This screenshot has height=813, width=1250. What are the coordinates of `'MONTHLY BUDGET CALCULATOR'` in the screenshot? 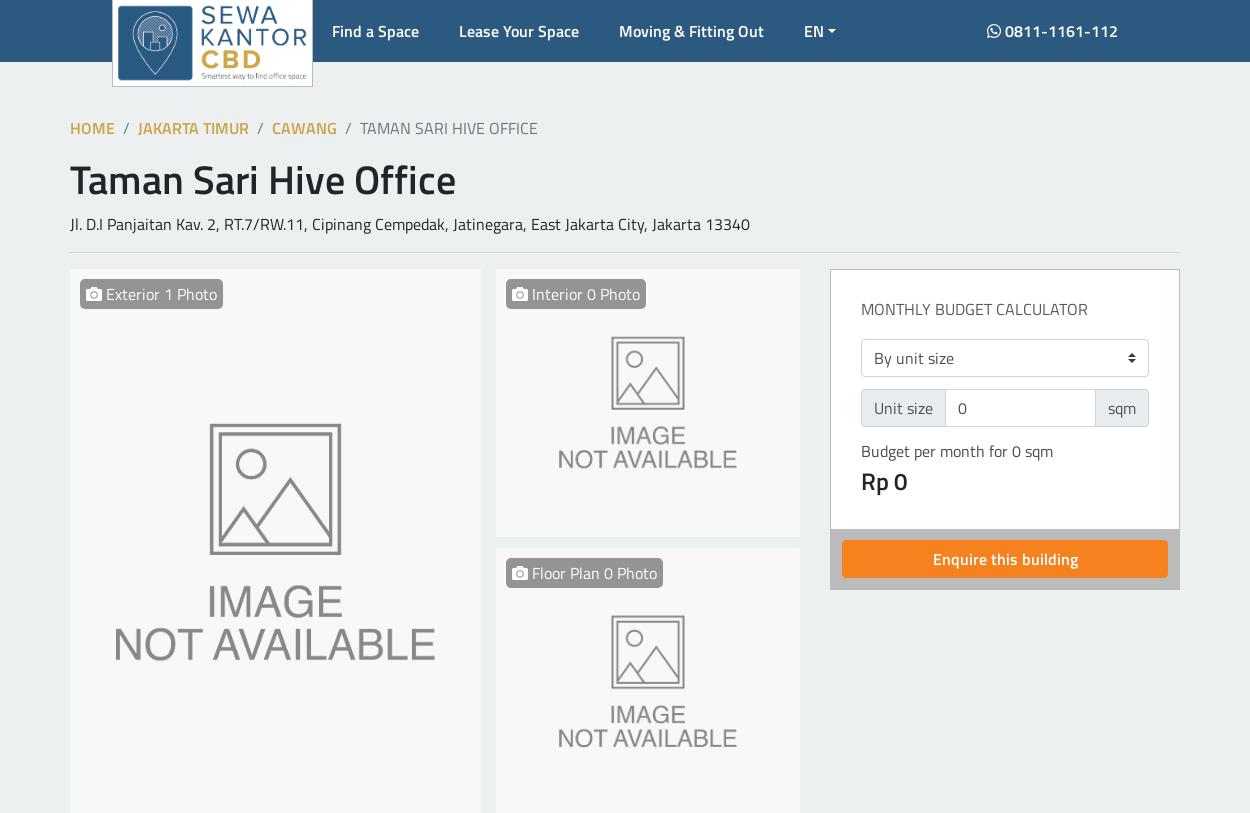 It's located at (973, 308).